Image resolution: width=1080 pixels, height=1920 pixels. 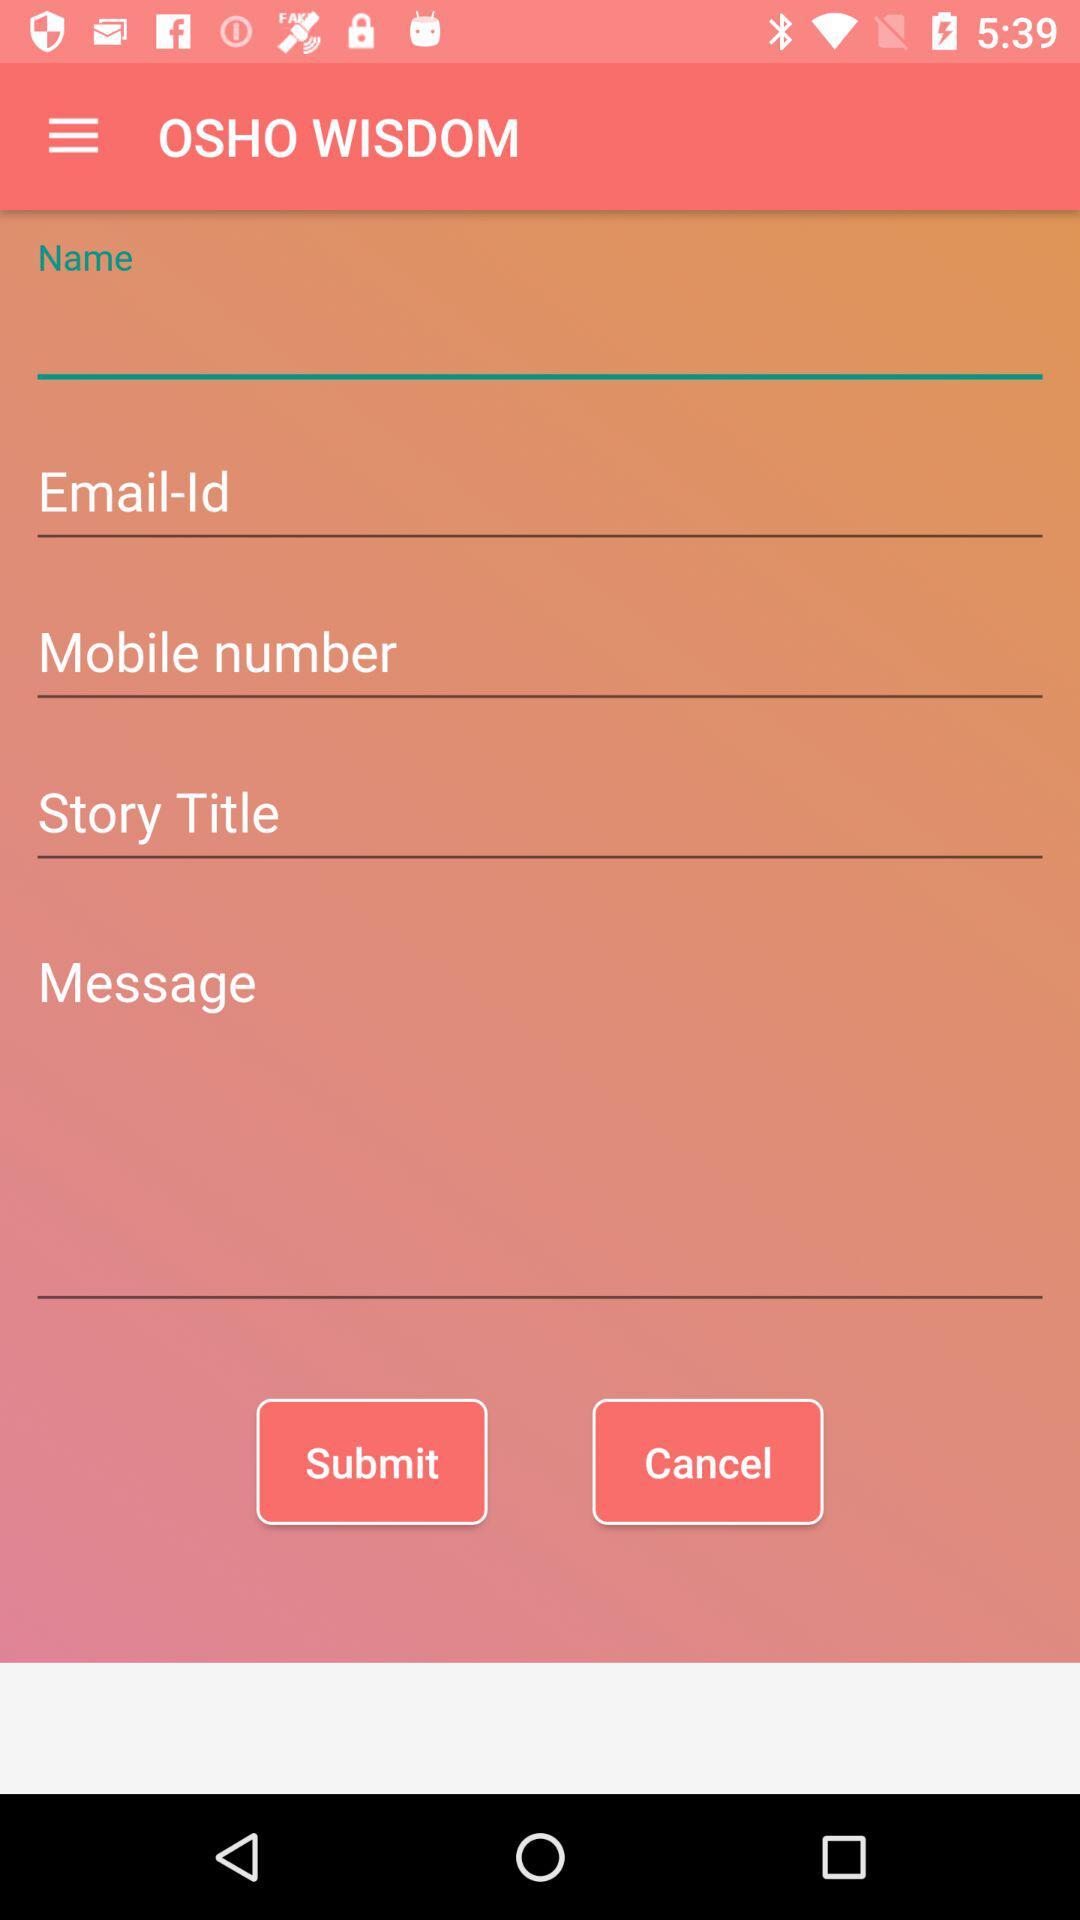 I want to click on name field, so click(x=540, y=333).